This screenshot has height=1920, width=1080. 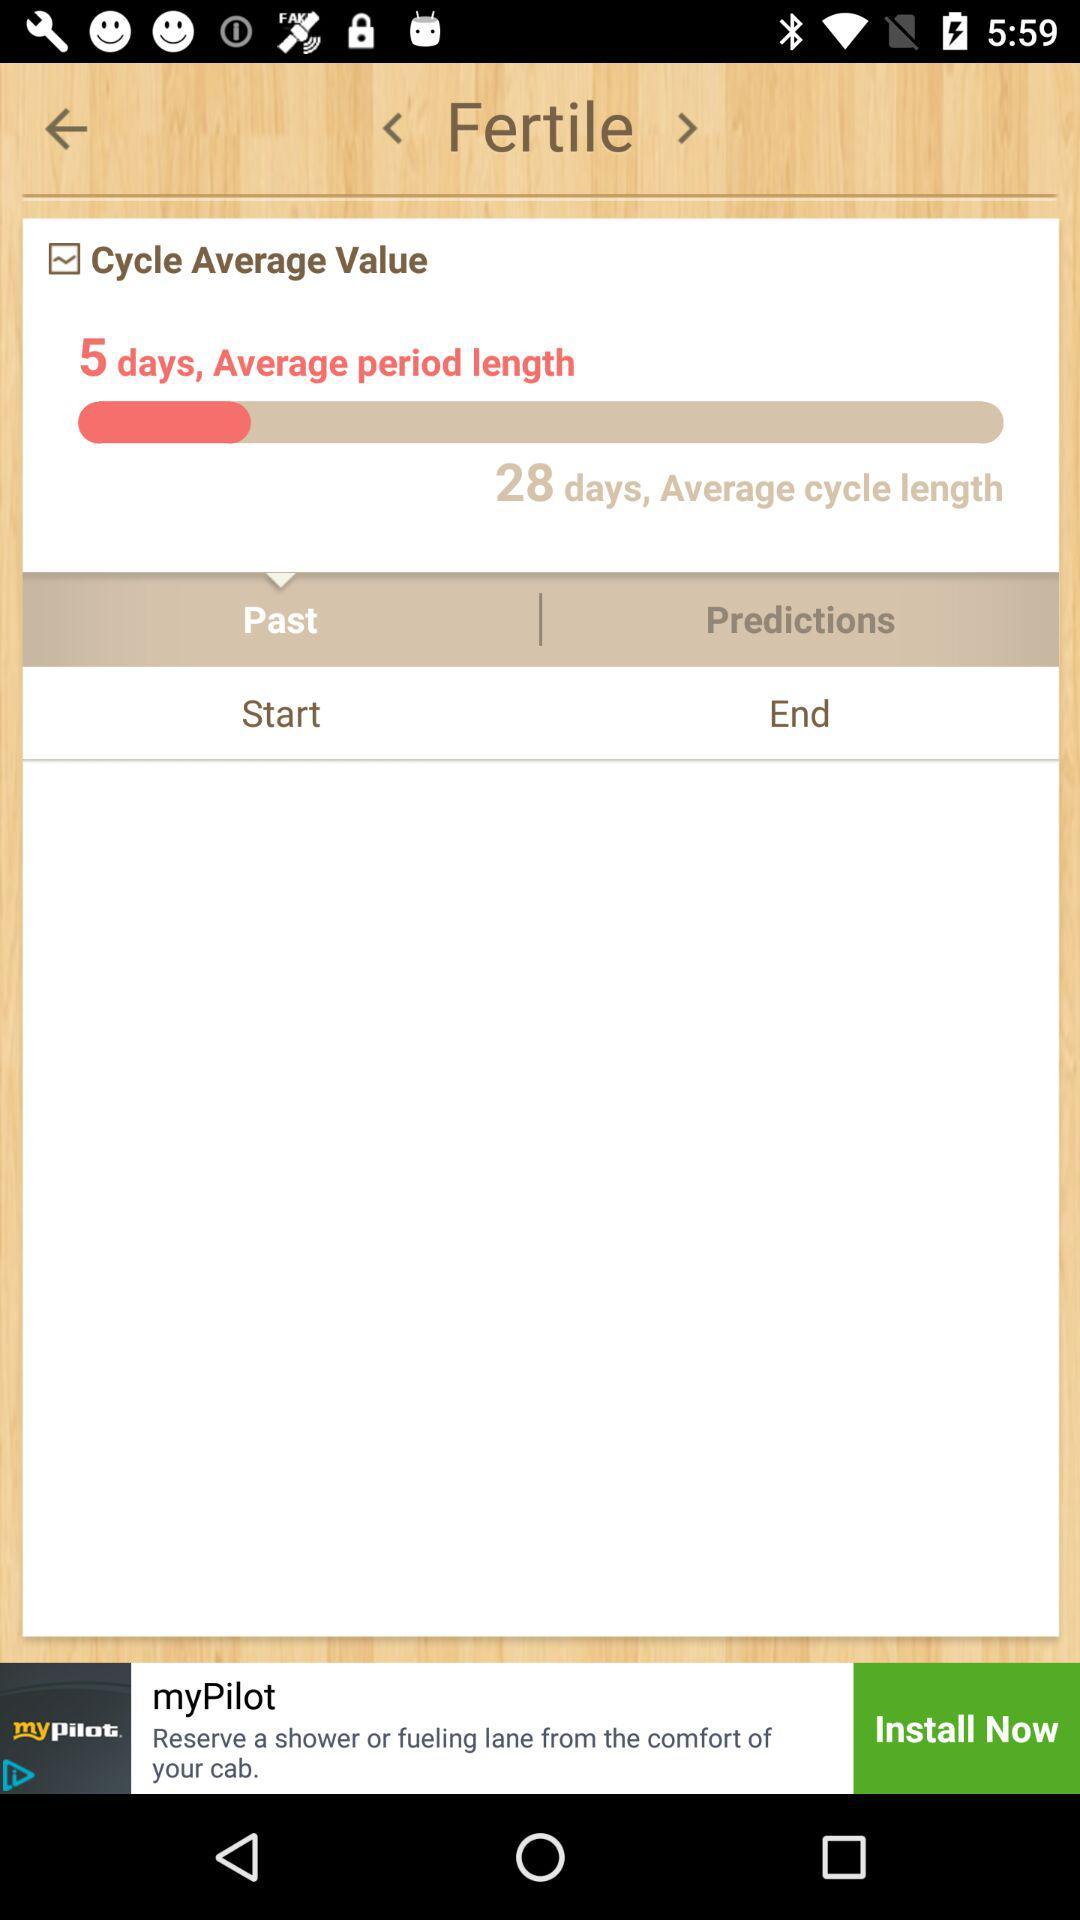 I want to click on the play icon, so click(x=18, y=1775).